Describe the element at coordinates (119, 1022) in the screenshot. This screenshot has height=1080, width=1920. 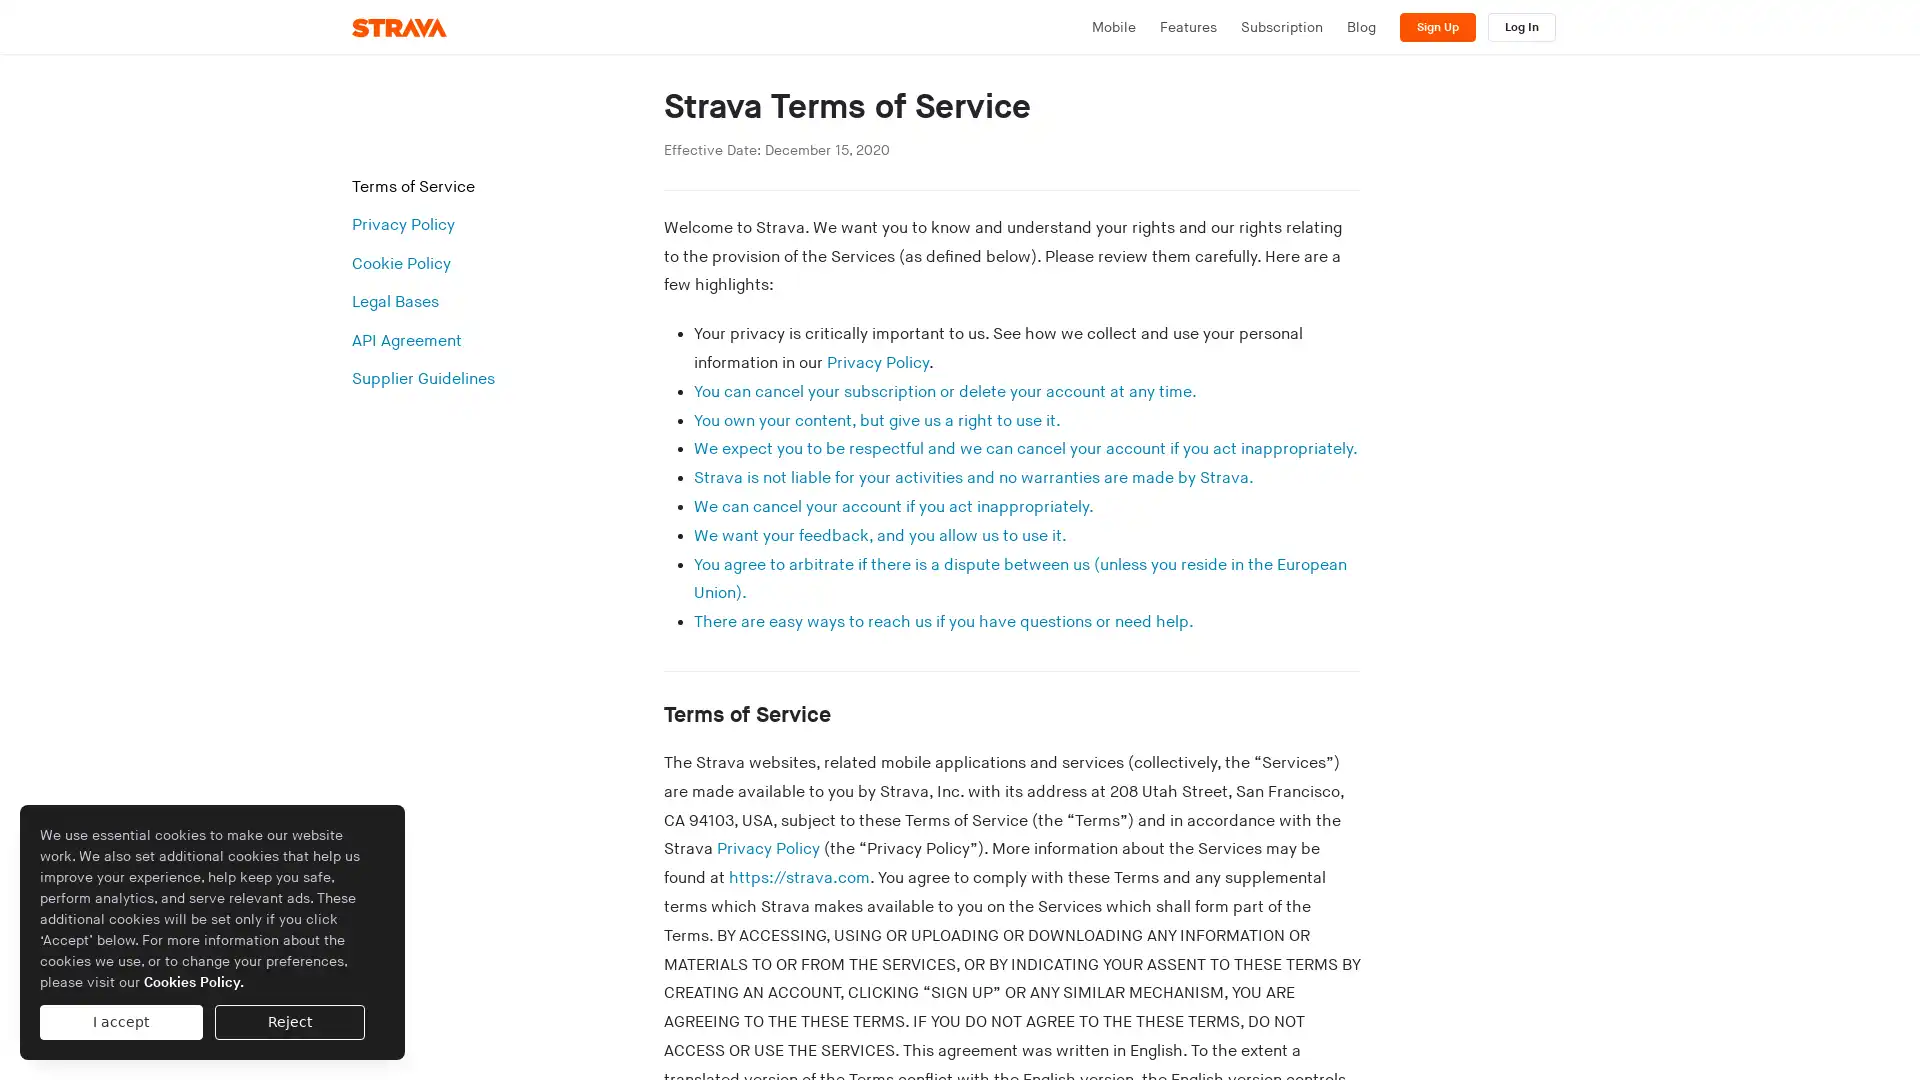
I see `I accept` at that location.